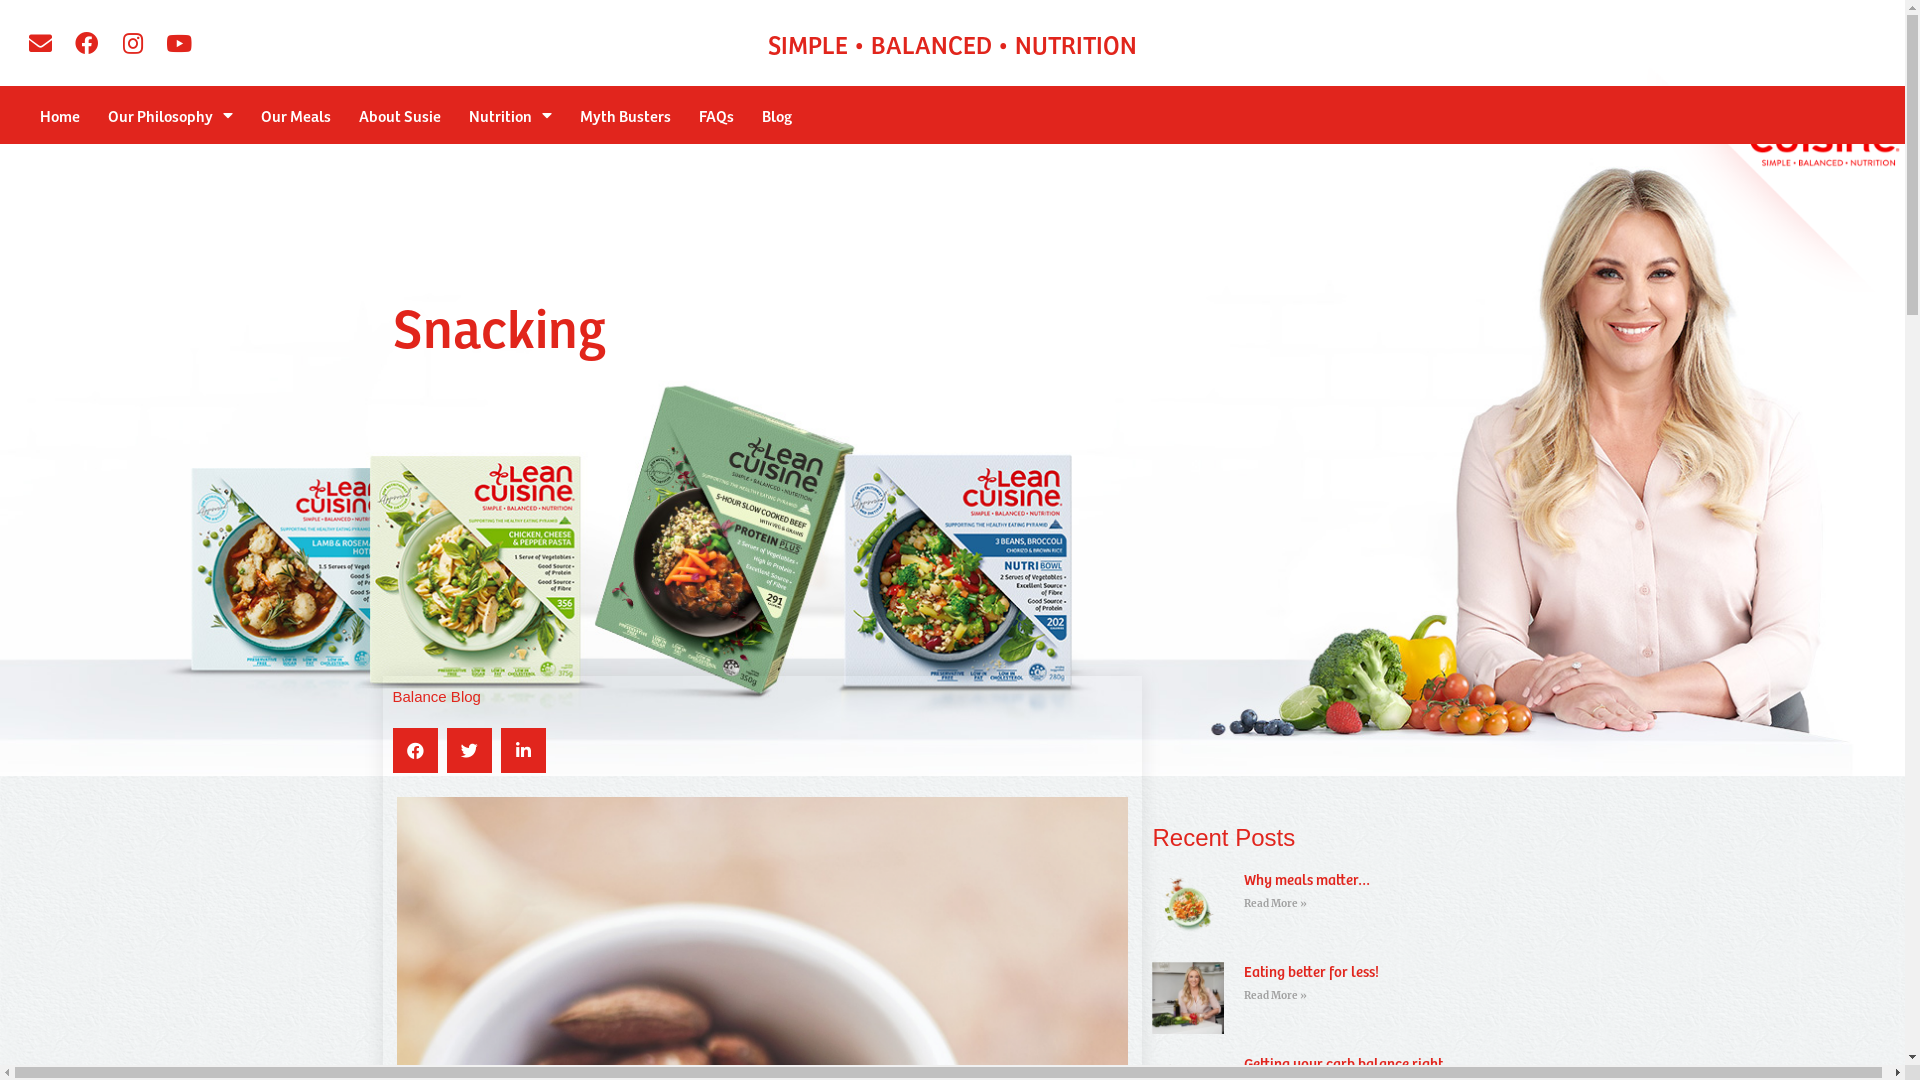 This screenshot has width=1920, height=1080. Describe the element at coordinates (716, 115) in the screenshot. I see `'FAQs'` at that location.